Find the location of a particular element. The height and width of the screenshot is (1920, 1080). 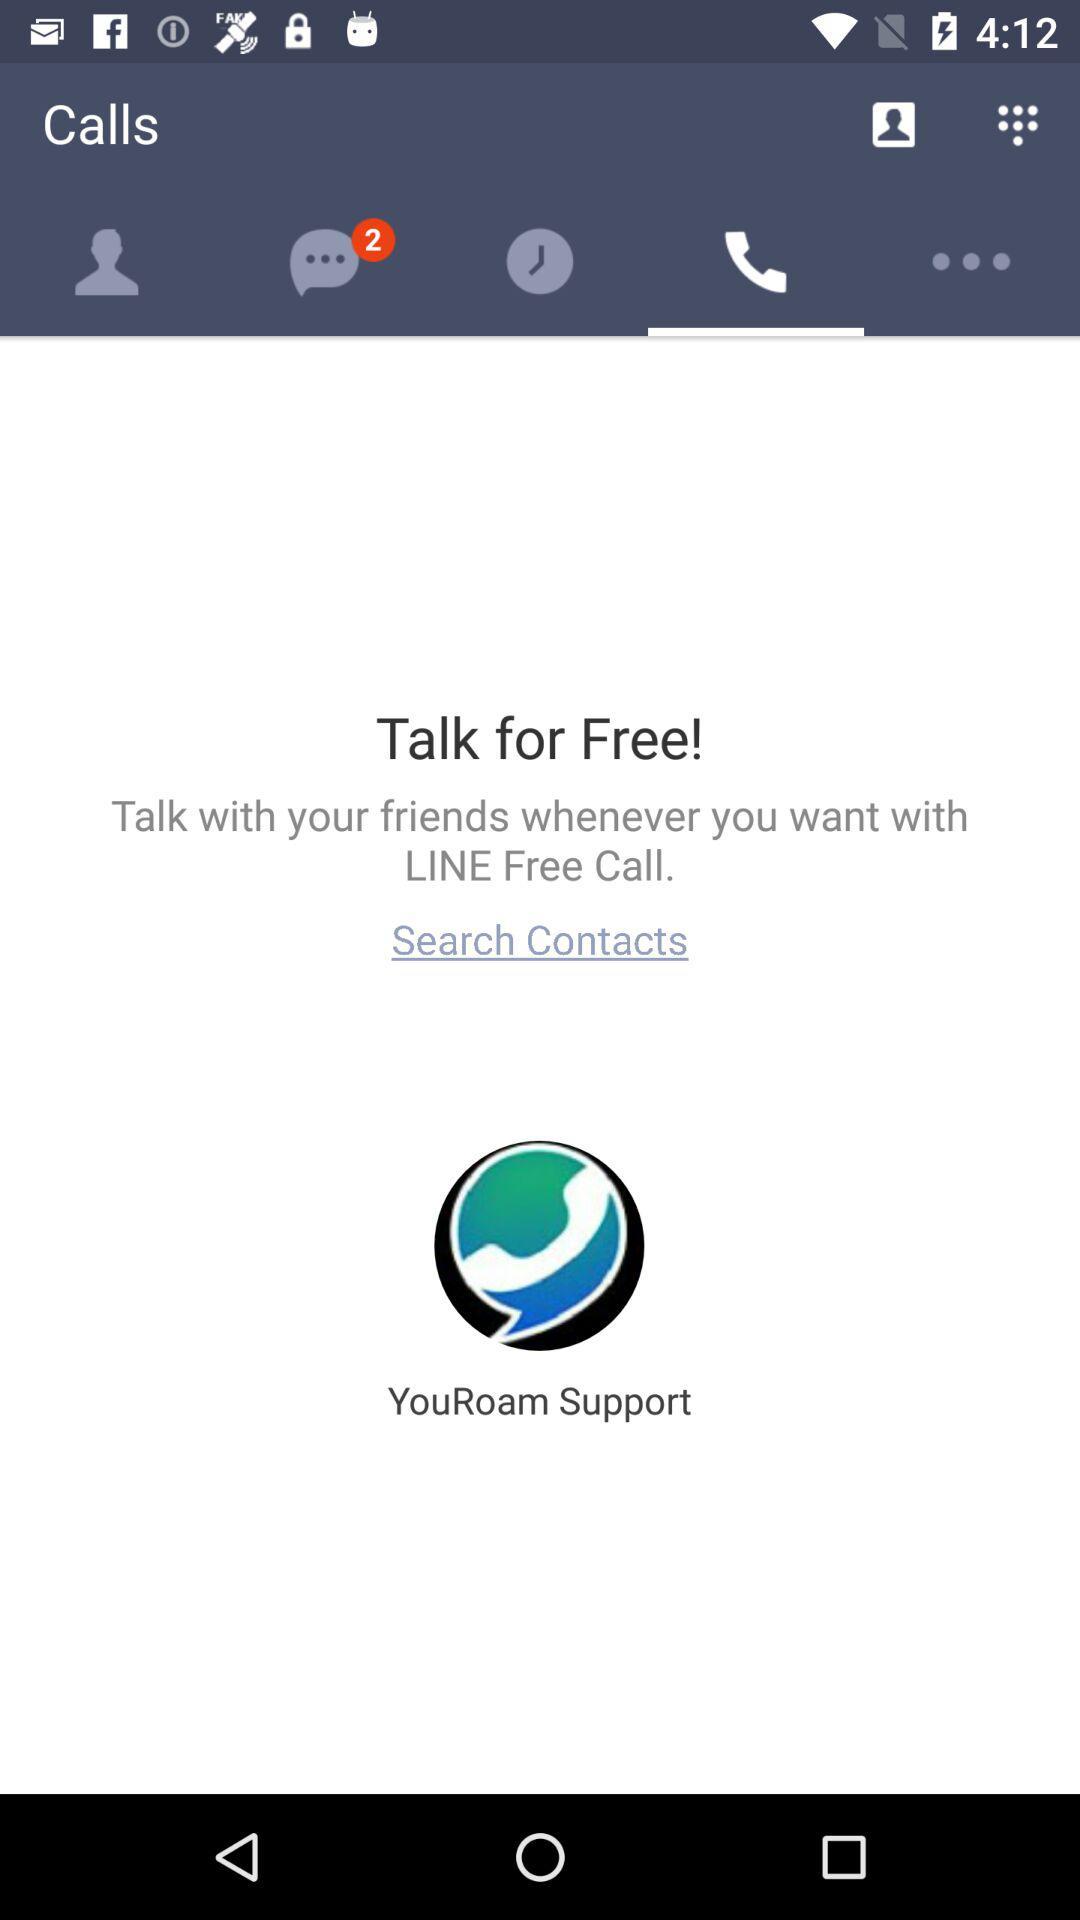

the fullscreen icon is located at coordinates (323, 261).